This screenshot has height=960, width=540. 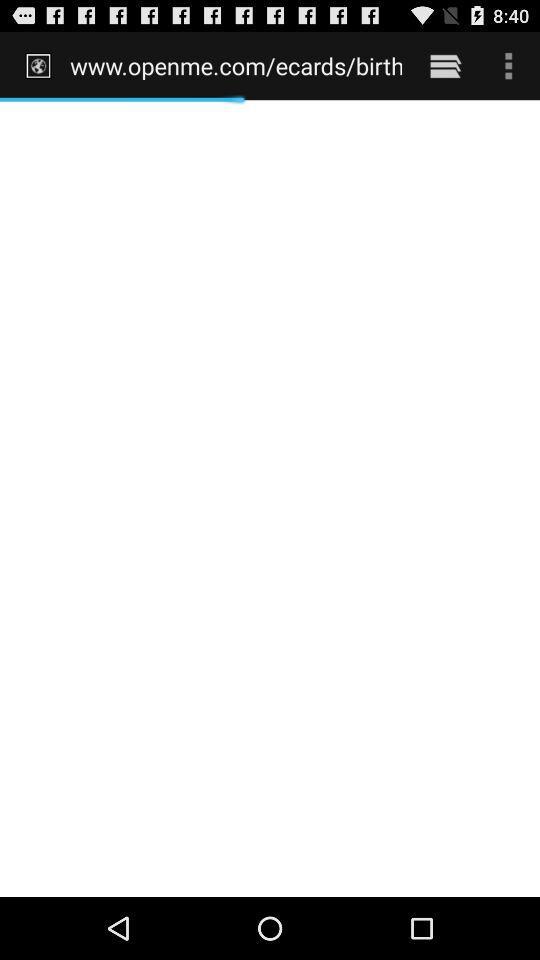 What do you see at coordinates (445, 65) in the screenshot?
I see `the item to the right of the www openme com item` at bounding box center [445, 65].